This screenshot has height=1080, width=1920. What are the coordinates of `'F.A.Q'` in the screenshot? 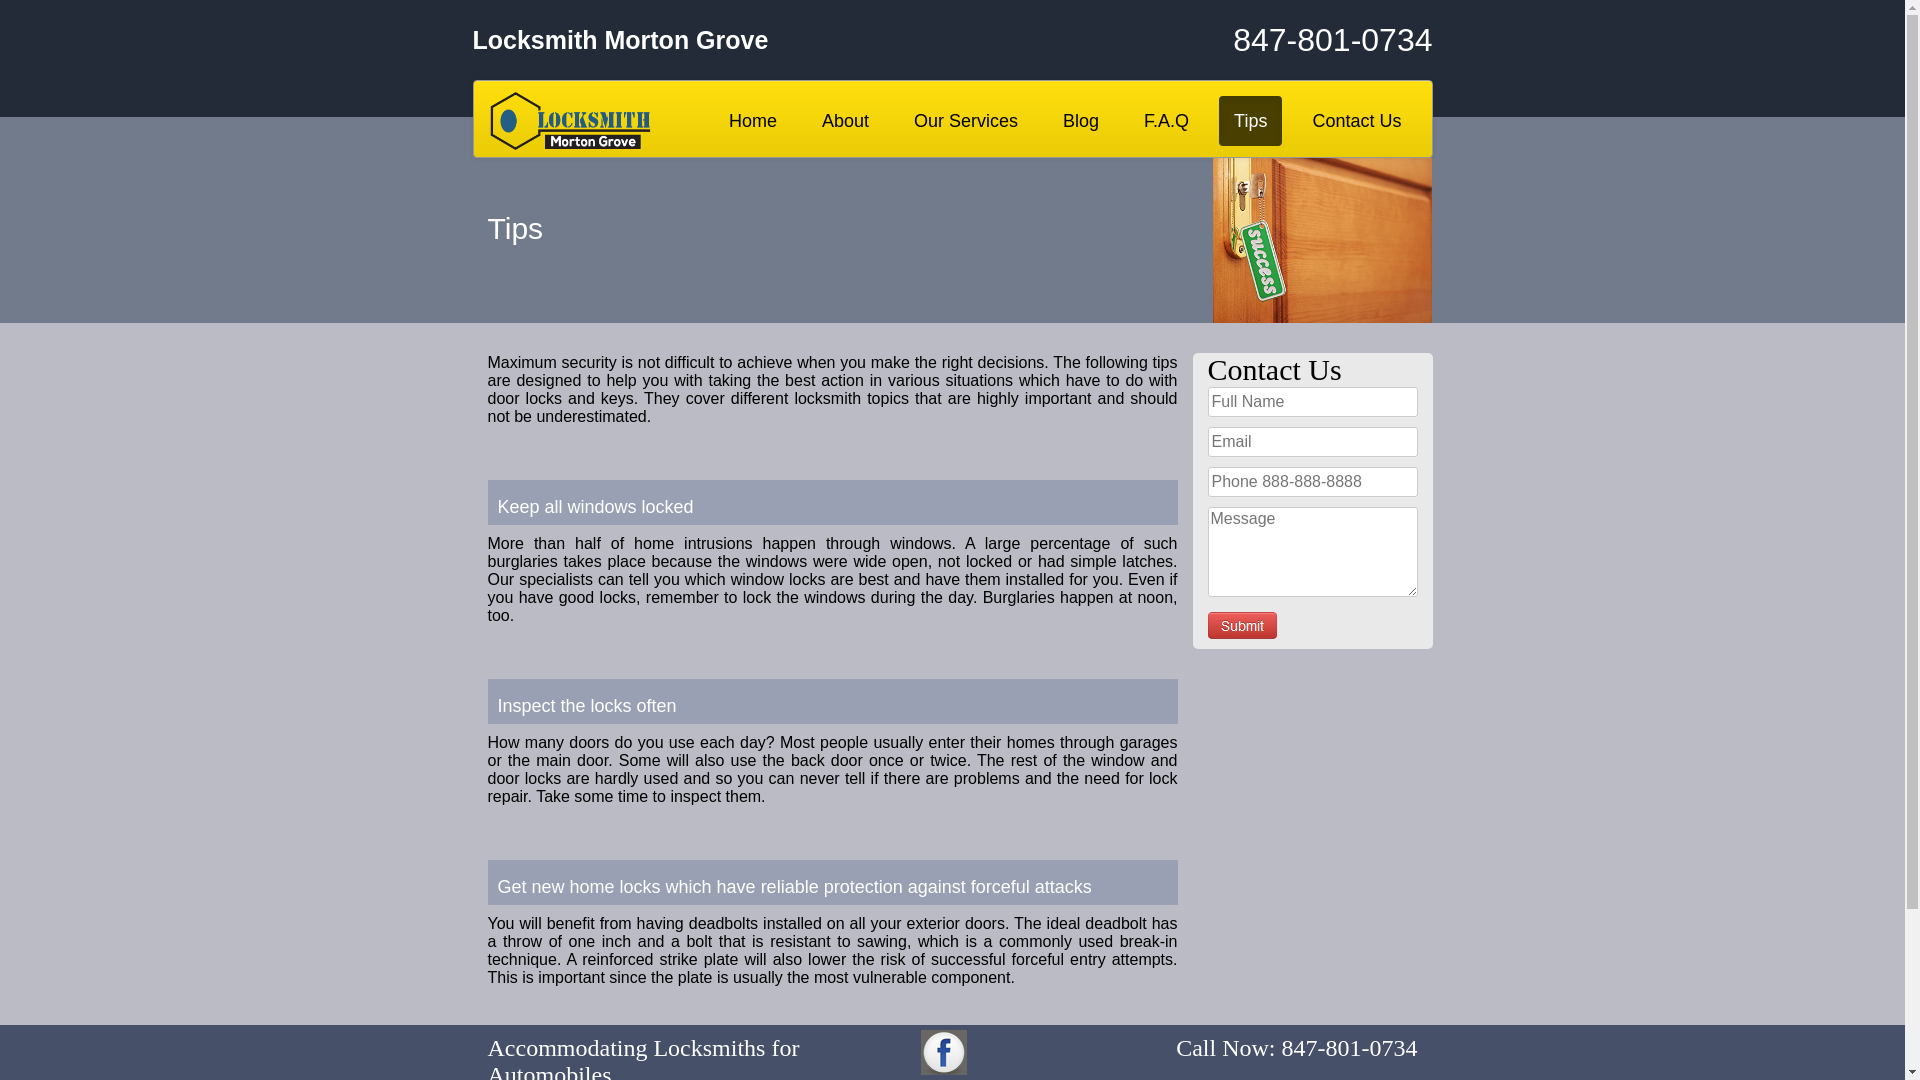 It's located at (1166, 120).